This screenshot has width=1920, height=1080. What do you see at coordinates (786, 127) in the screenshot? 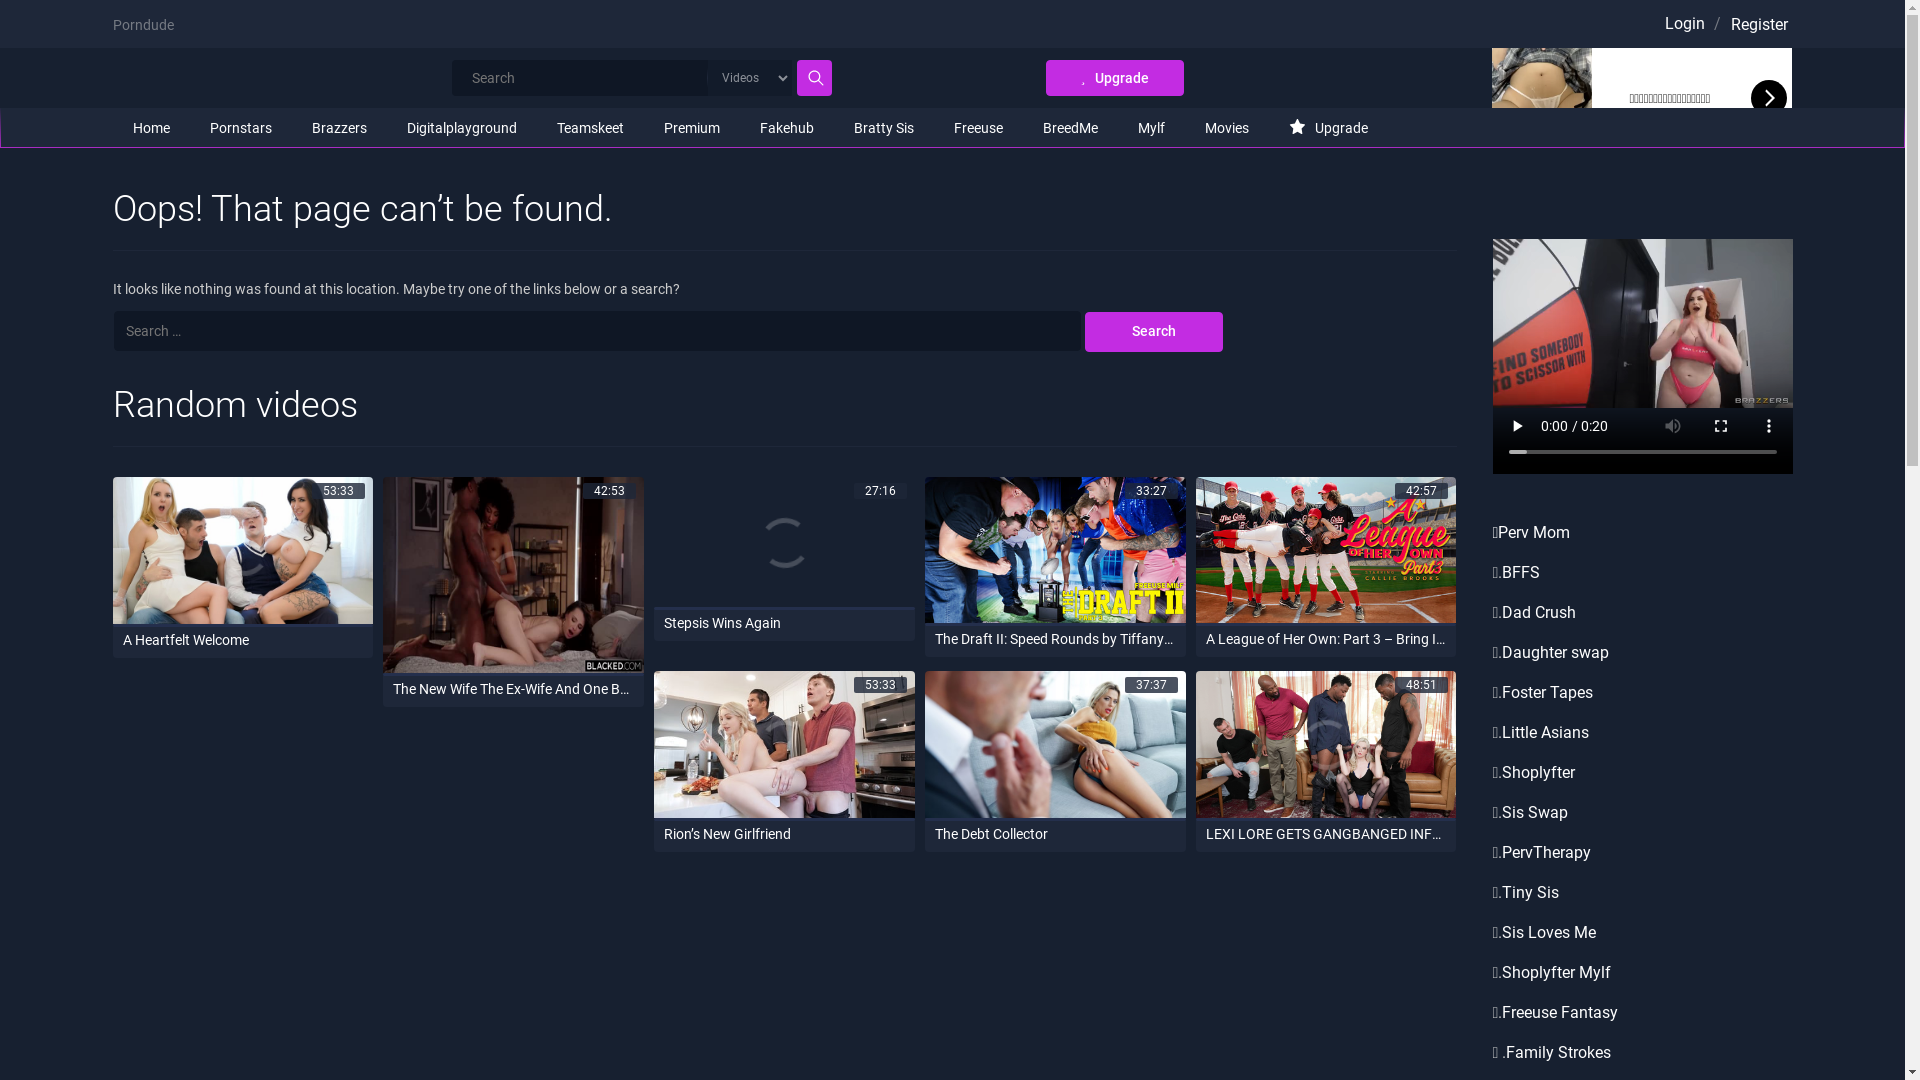
I see `'Fakehub'` at bounding box center [786, 127].